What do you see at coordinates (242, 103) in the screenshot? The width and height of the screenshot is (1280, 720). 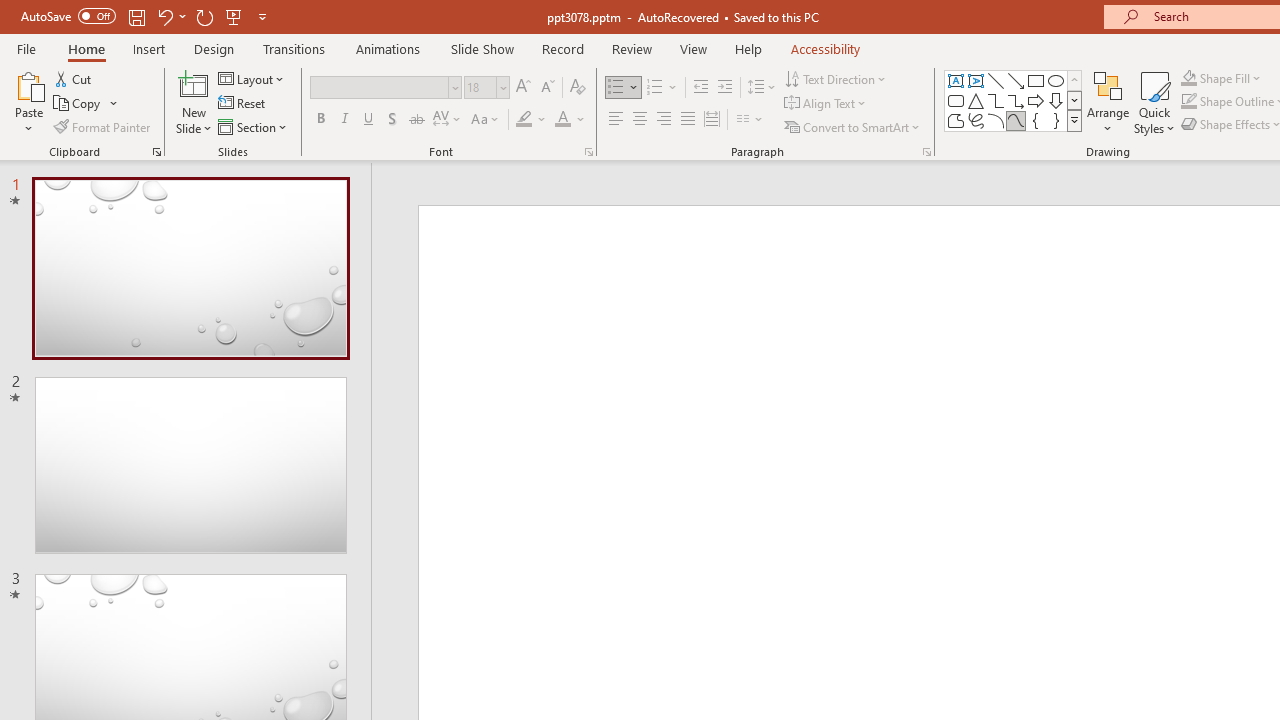 I see `'Reset'` at bounding box center [242, 103].